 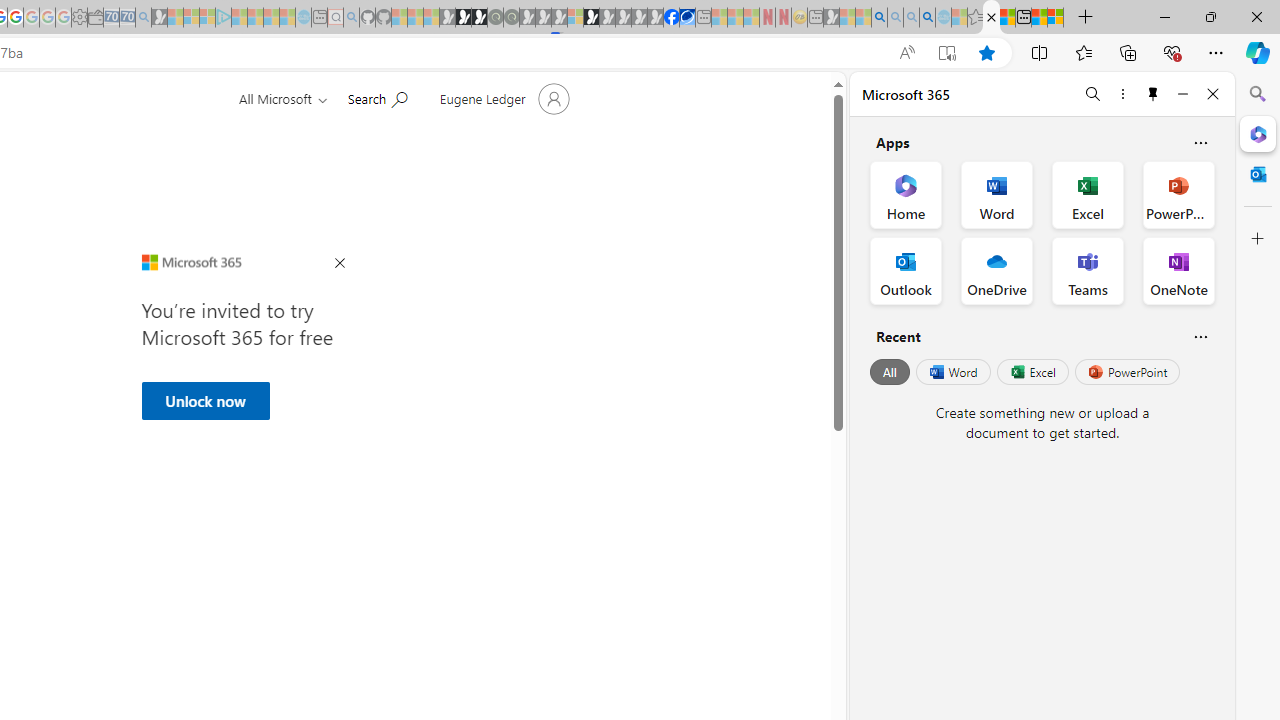 What do you see at coordinates (1087, 271) in the screenshot?
I see `'Teams Office App'` at bounding box center [1087, 271].